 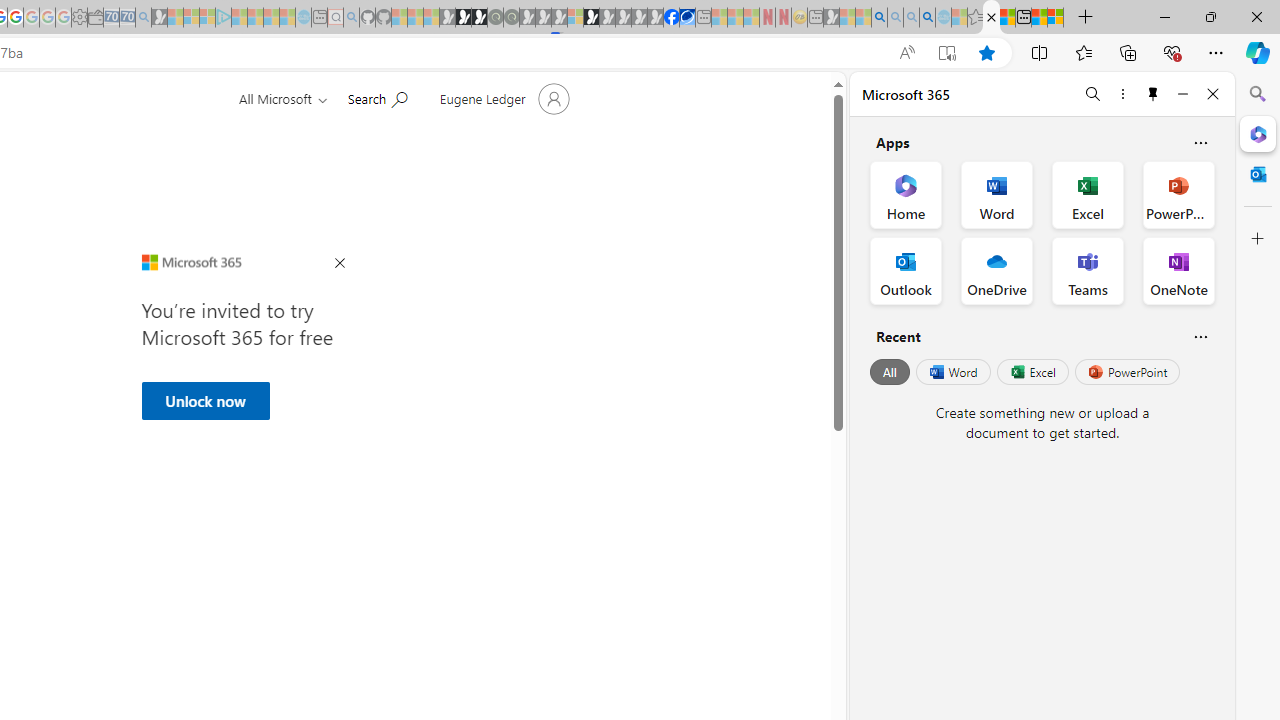 What do you see at coordinates (1087, 271) in the screenshot?
I see `'Teams Office App'` at bounding box center [1087, 271].